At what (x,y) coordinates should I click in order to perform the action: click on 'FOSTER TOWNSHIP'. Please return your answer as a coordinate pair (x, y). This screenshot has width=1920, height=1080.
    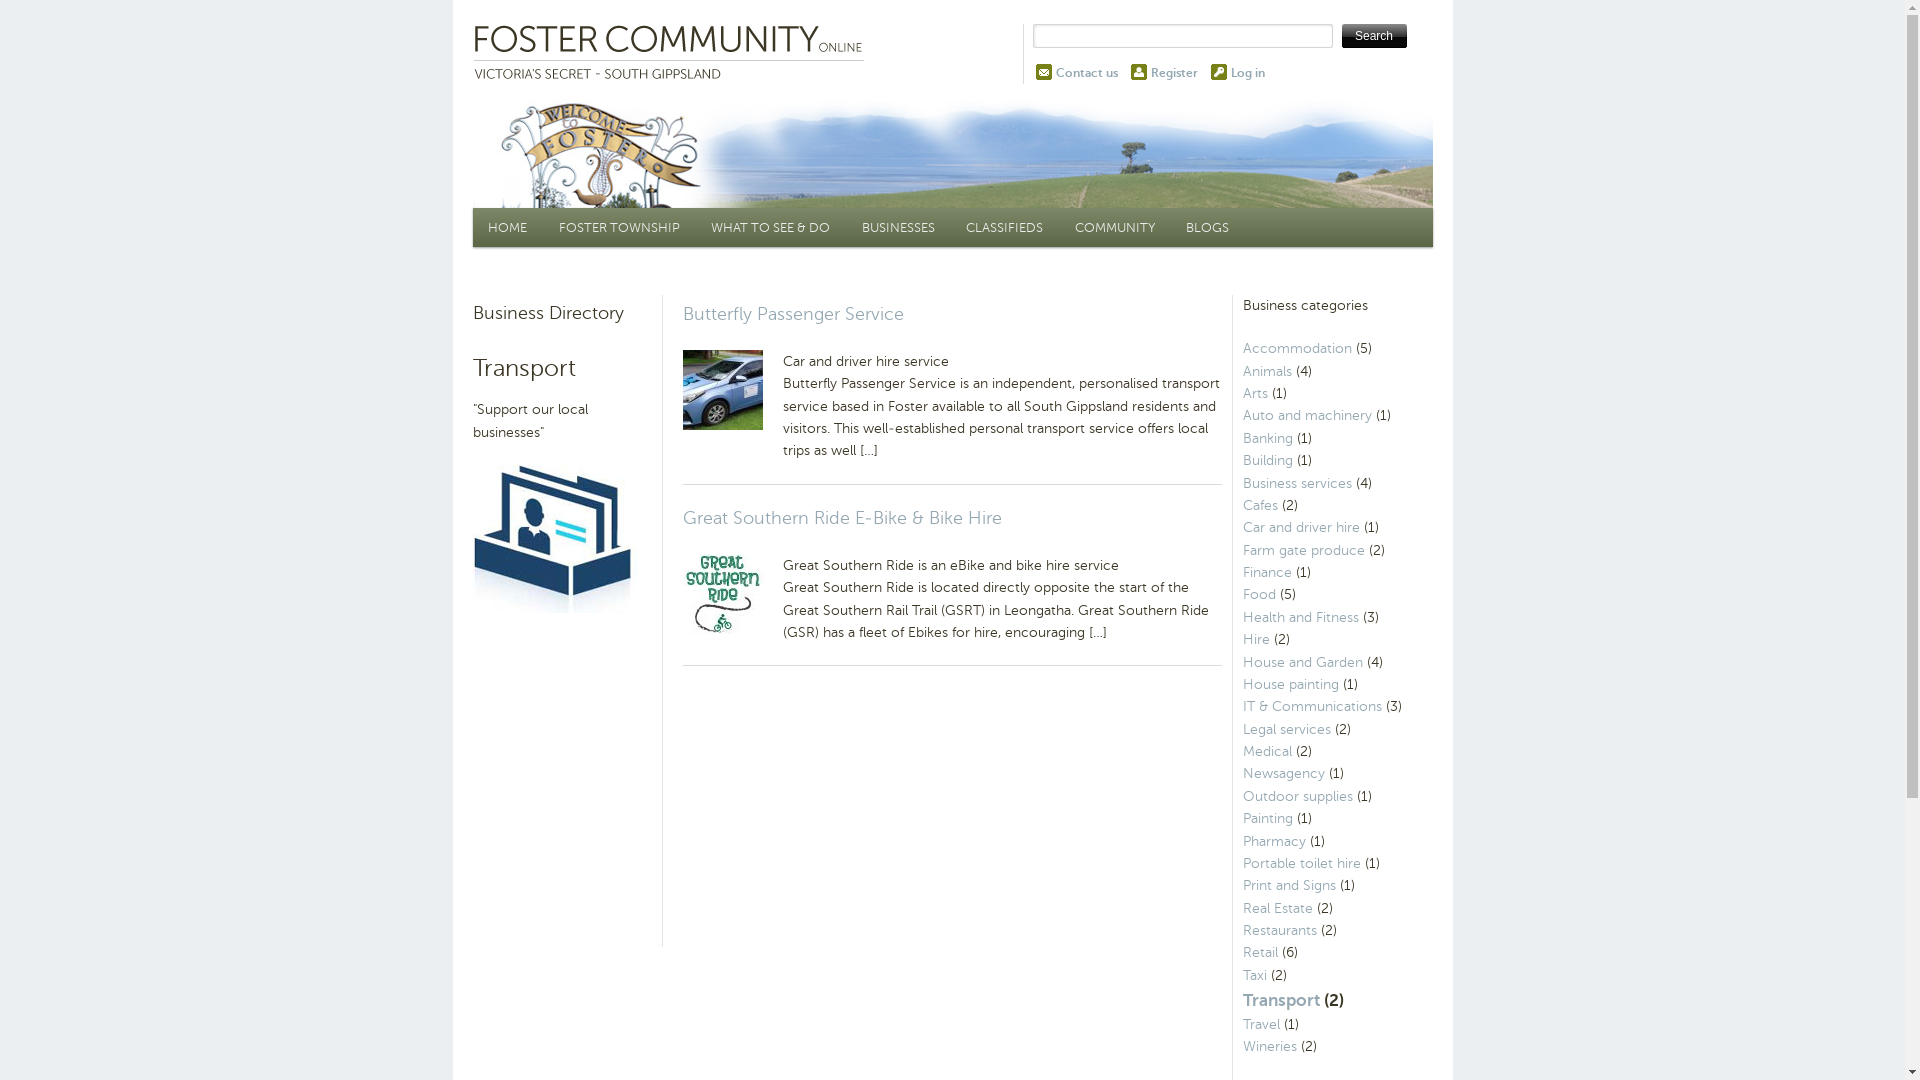
    Looking at the image, I should click on (542, 226).